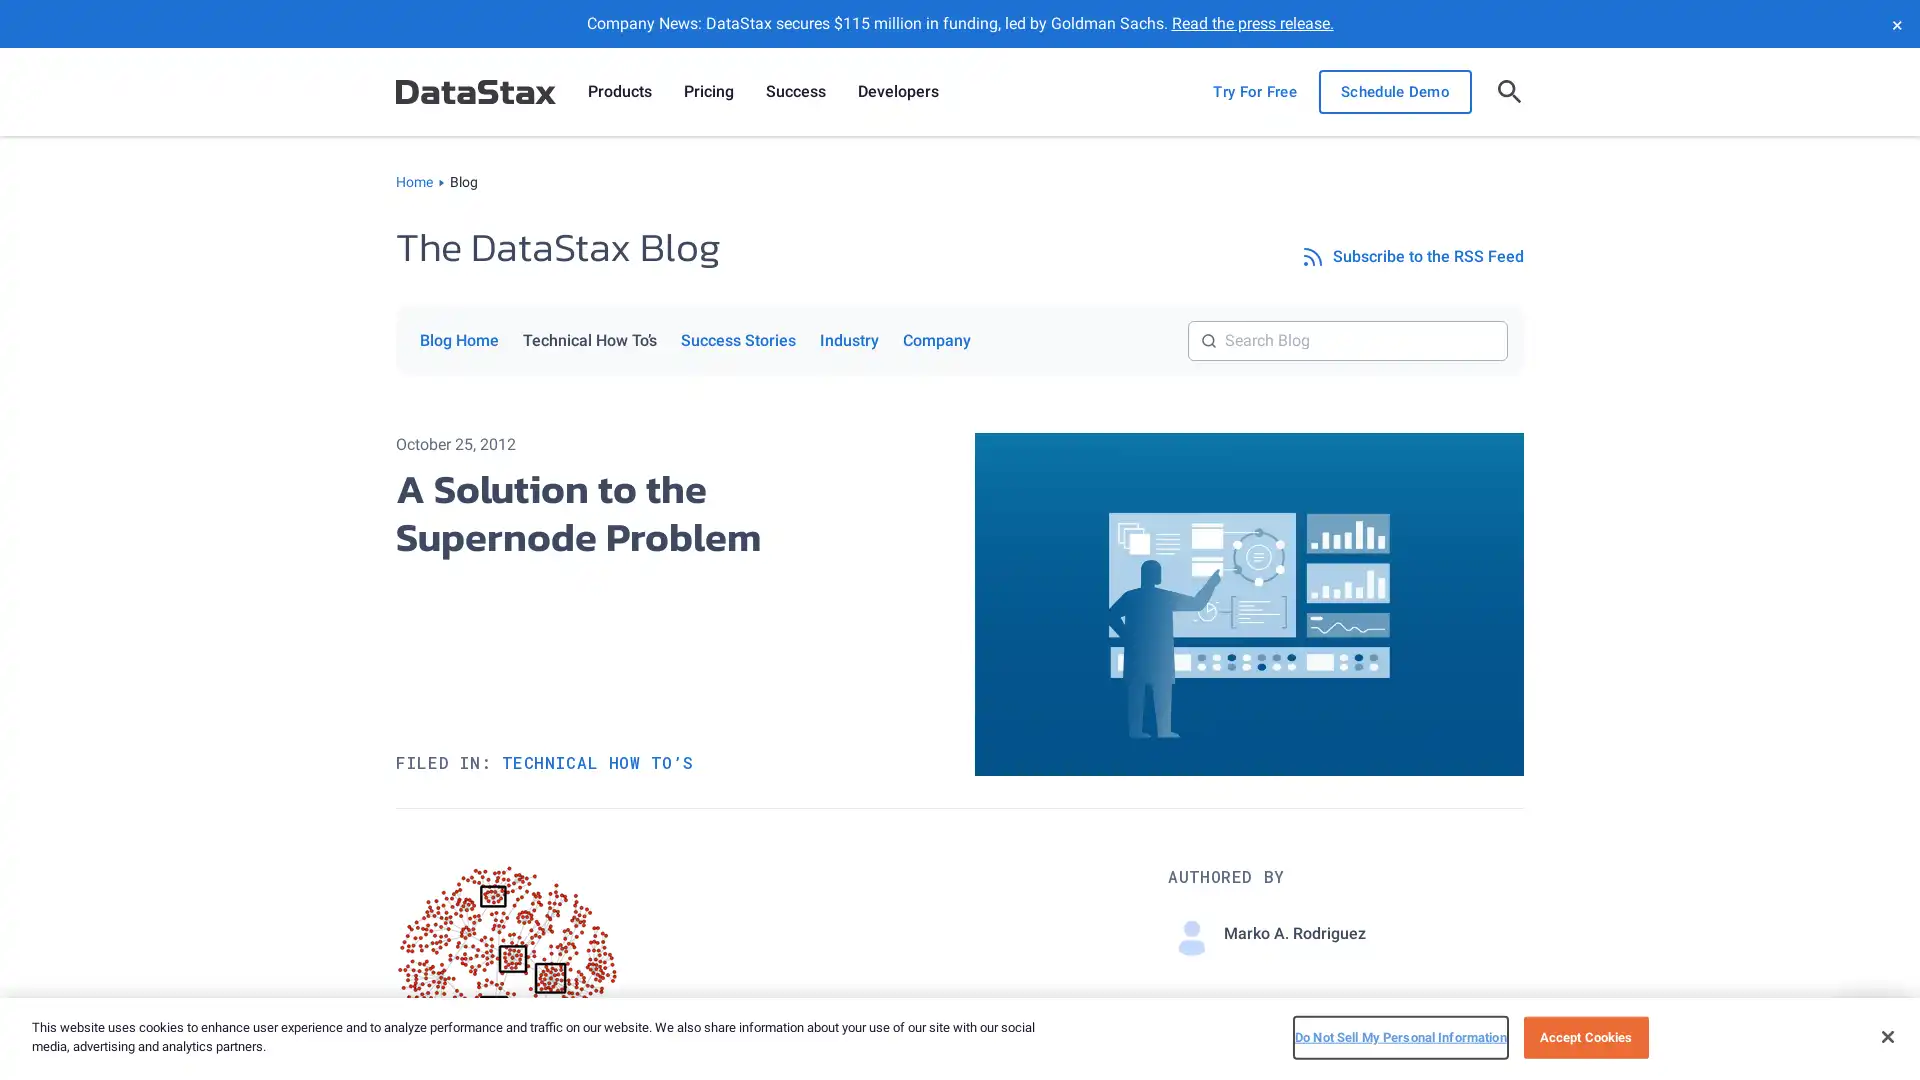 The width and height of the screenshot is (1920, 1080). Describe the element at coordinates (1507, 319) in the screenshot. I see `Search` at that location.